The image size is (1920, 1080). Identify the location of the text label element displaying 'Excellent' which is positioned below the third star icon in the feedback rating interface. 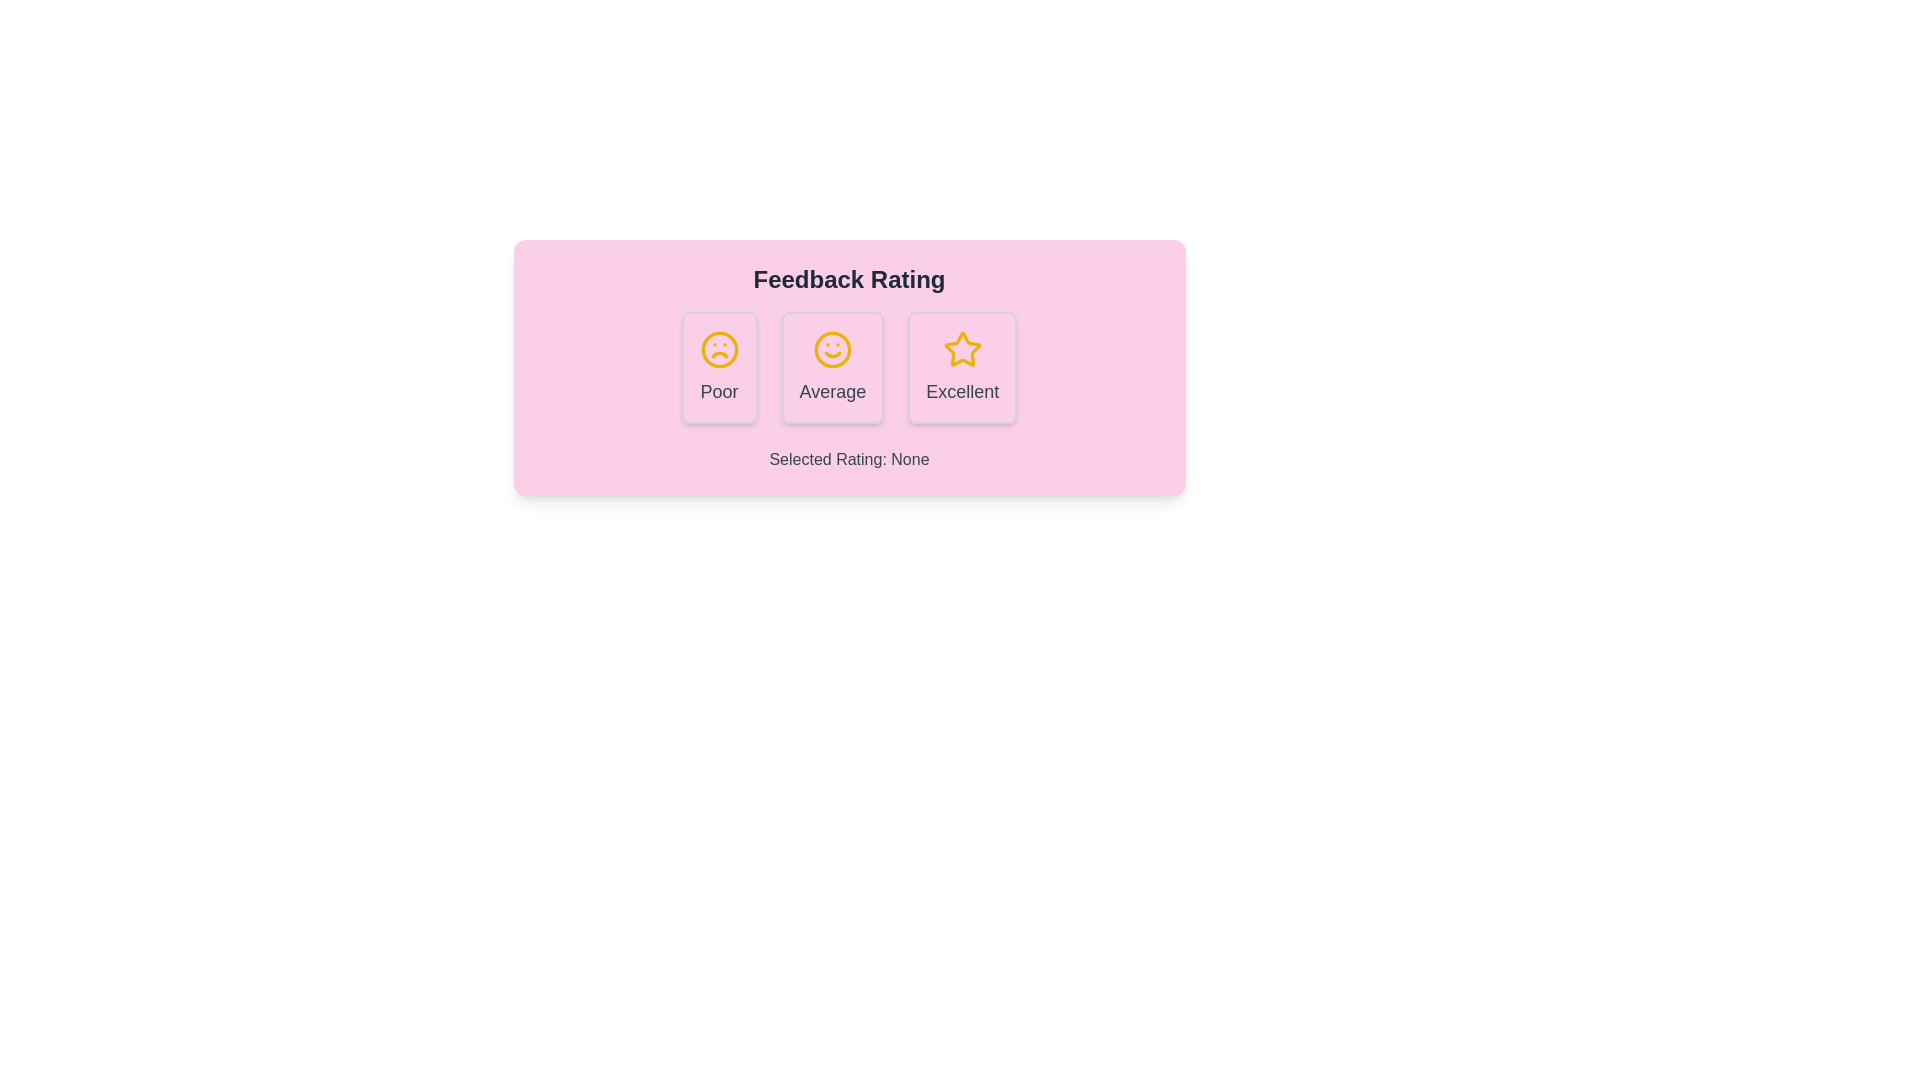
(962, 392).